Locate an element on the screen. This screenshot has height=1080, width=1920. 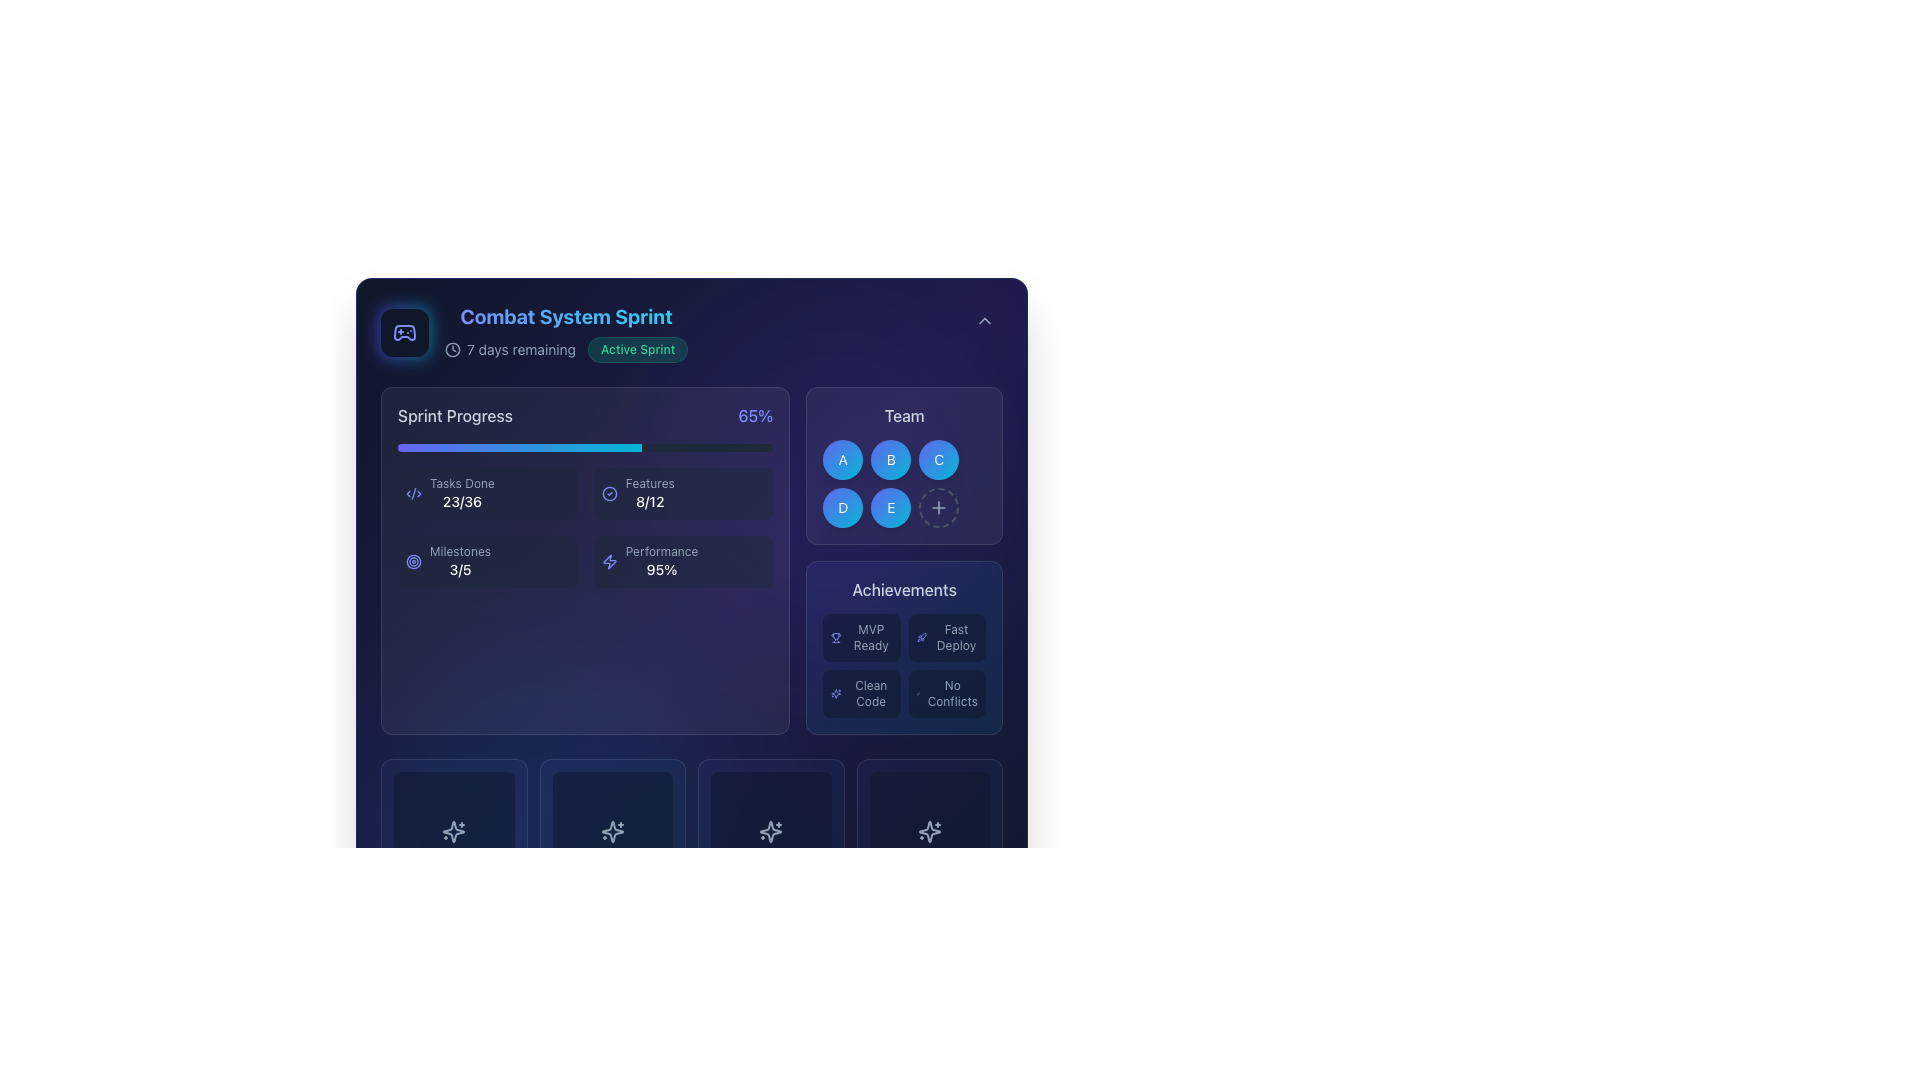
the lightning bolt icon, which is a small purple outline icon located in the bottom-left corner of a dark interface card is located at coordinates (608, 562).